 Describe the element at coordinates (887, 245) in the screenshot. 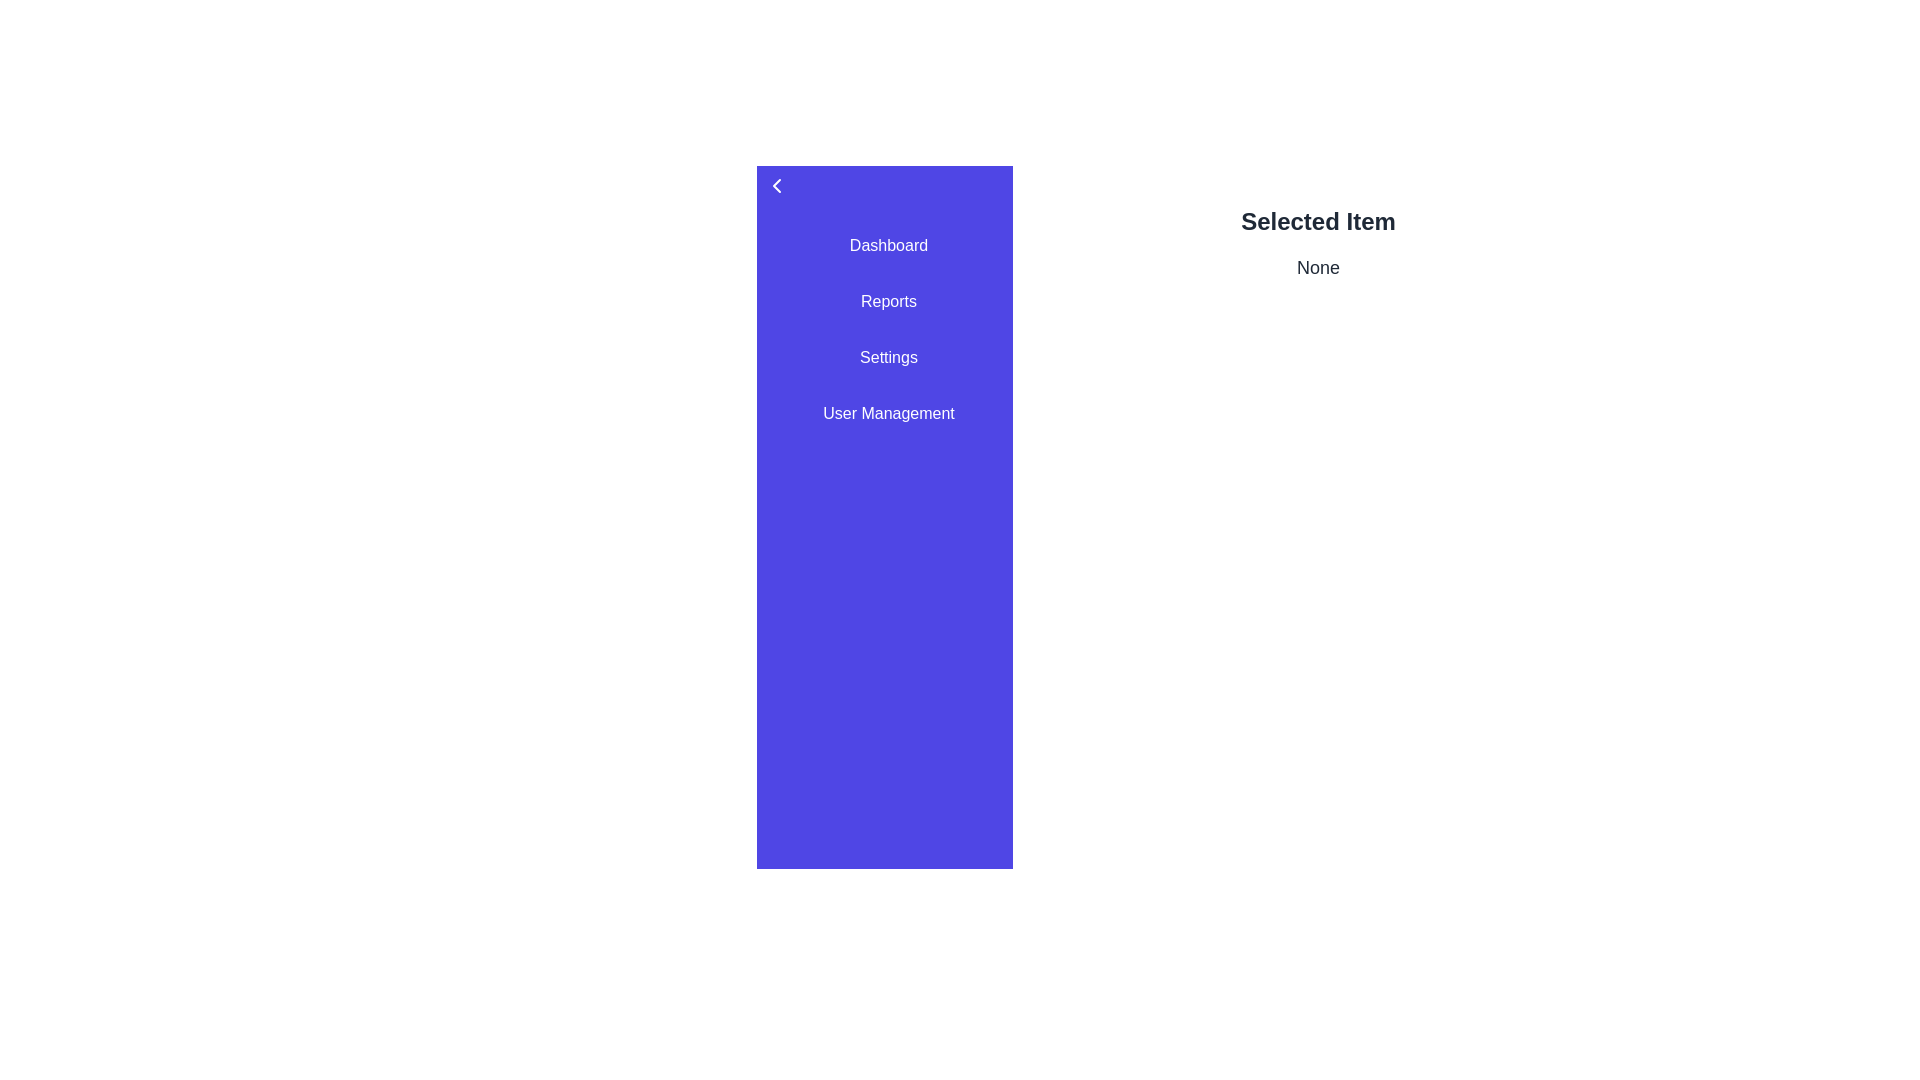

I see `the purple 'Dashboard' button with white text` at that location.